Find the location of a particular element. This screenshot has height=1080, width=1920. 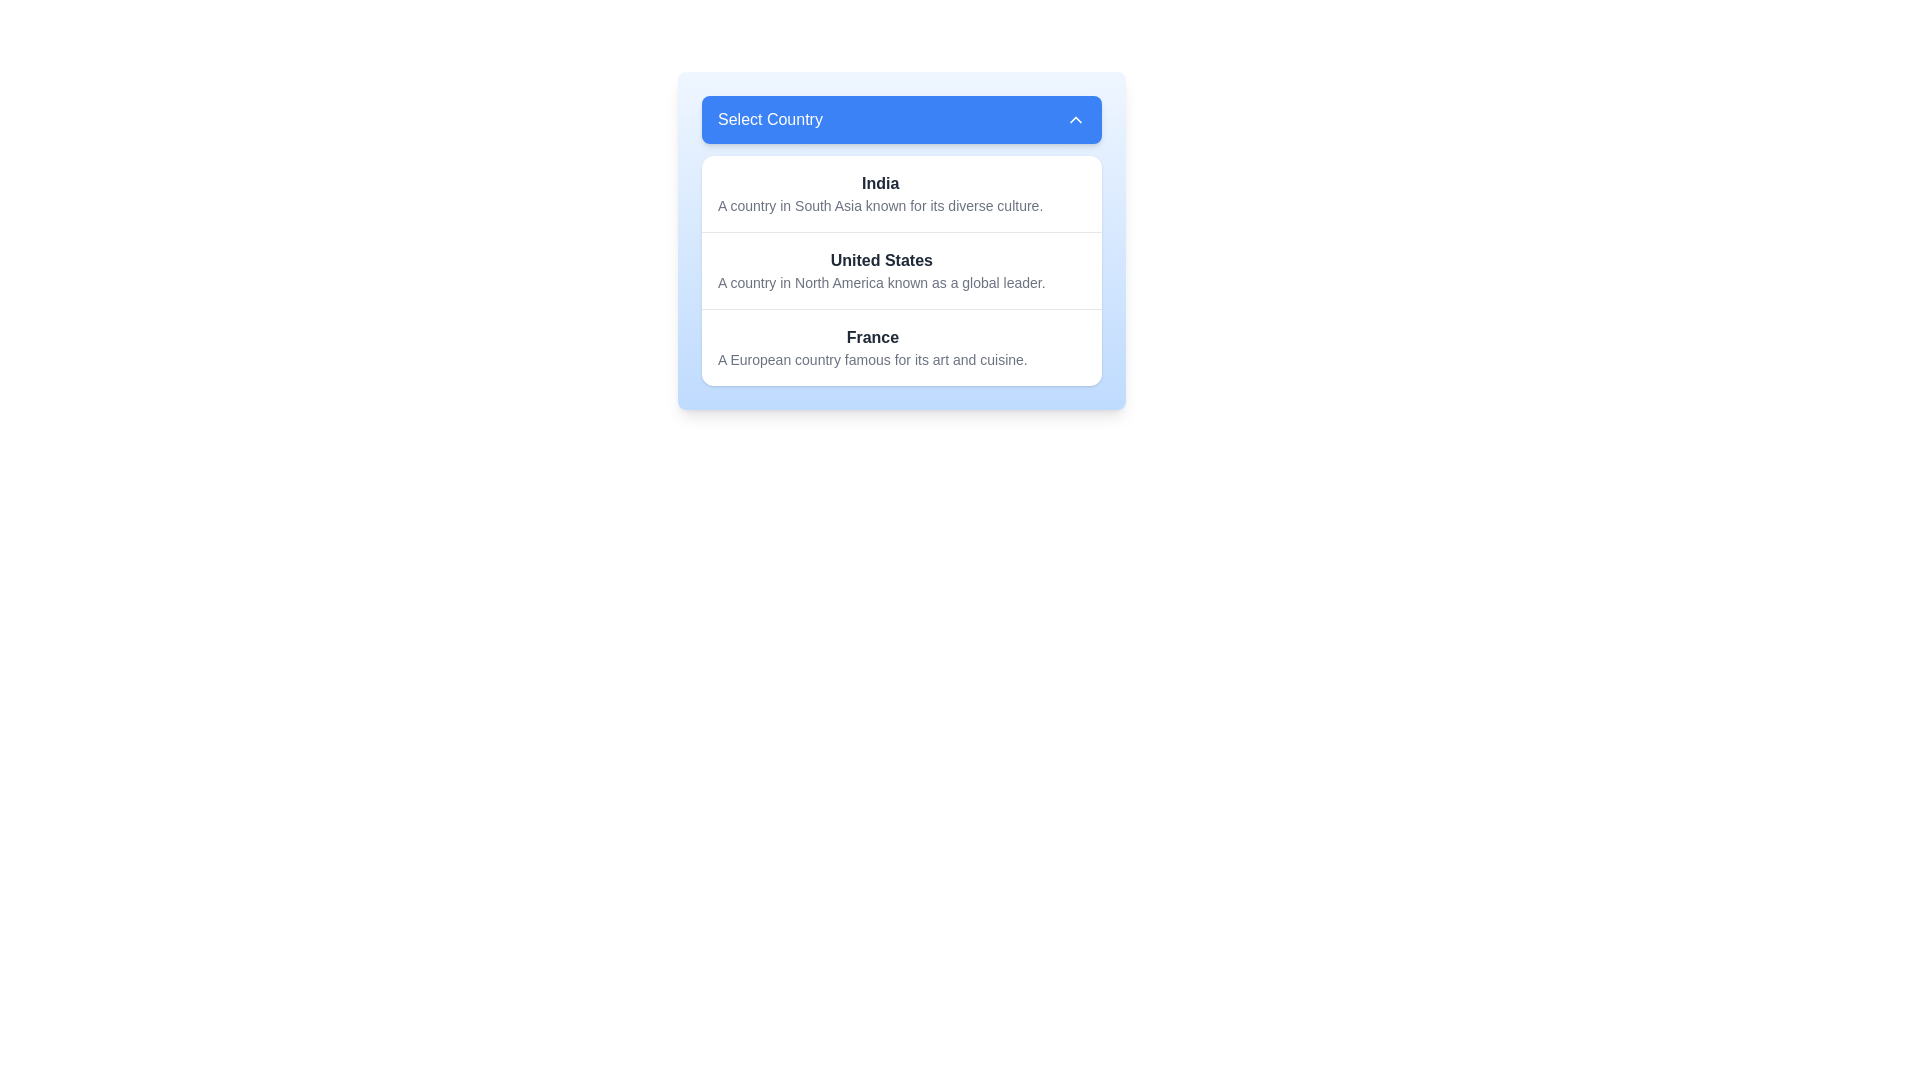

the static text element that reads 'A European country famous for its art and cuisine.' which is positioned beneath 'France' in the dropdown menu is located at coordinates (872, 358).